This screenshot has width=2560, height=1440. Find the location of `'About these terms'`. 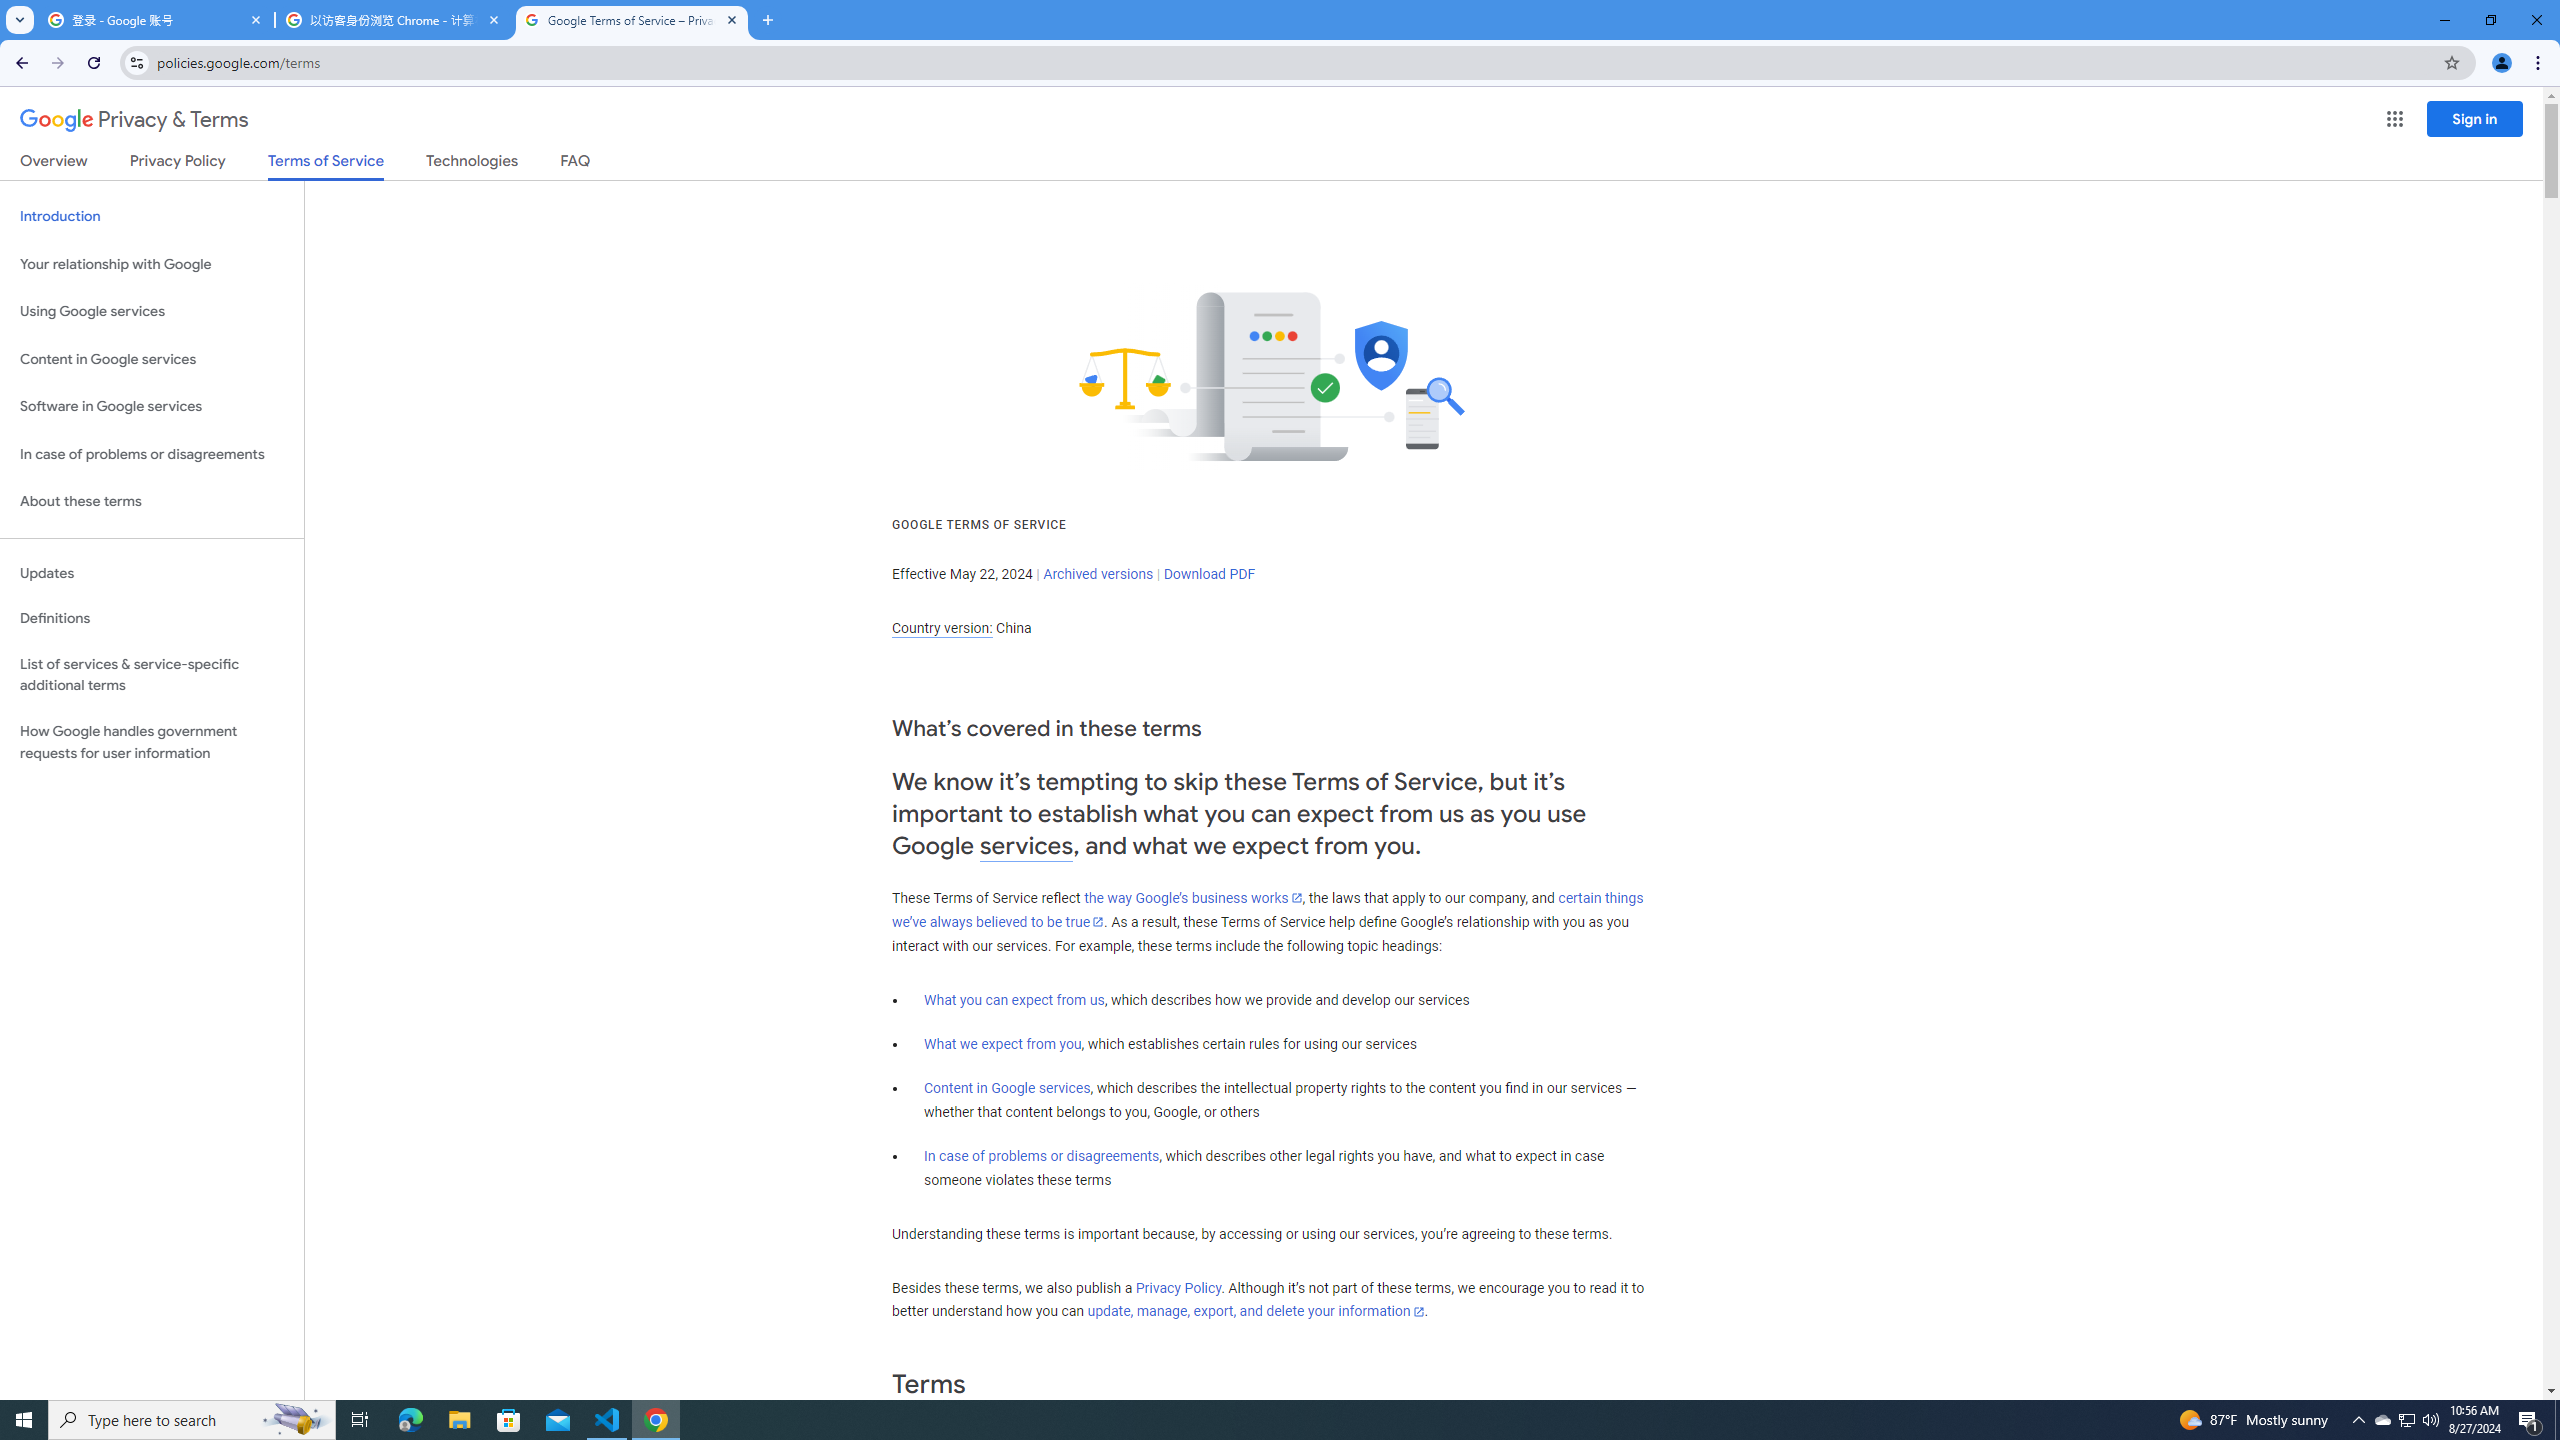

'About these terms' is located at coordinates (151, 501).